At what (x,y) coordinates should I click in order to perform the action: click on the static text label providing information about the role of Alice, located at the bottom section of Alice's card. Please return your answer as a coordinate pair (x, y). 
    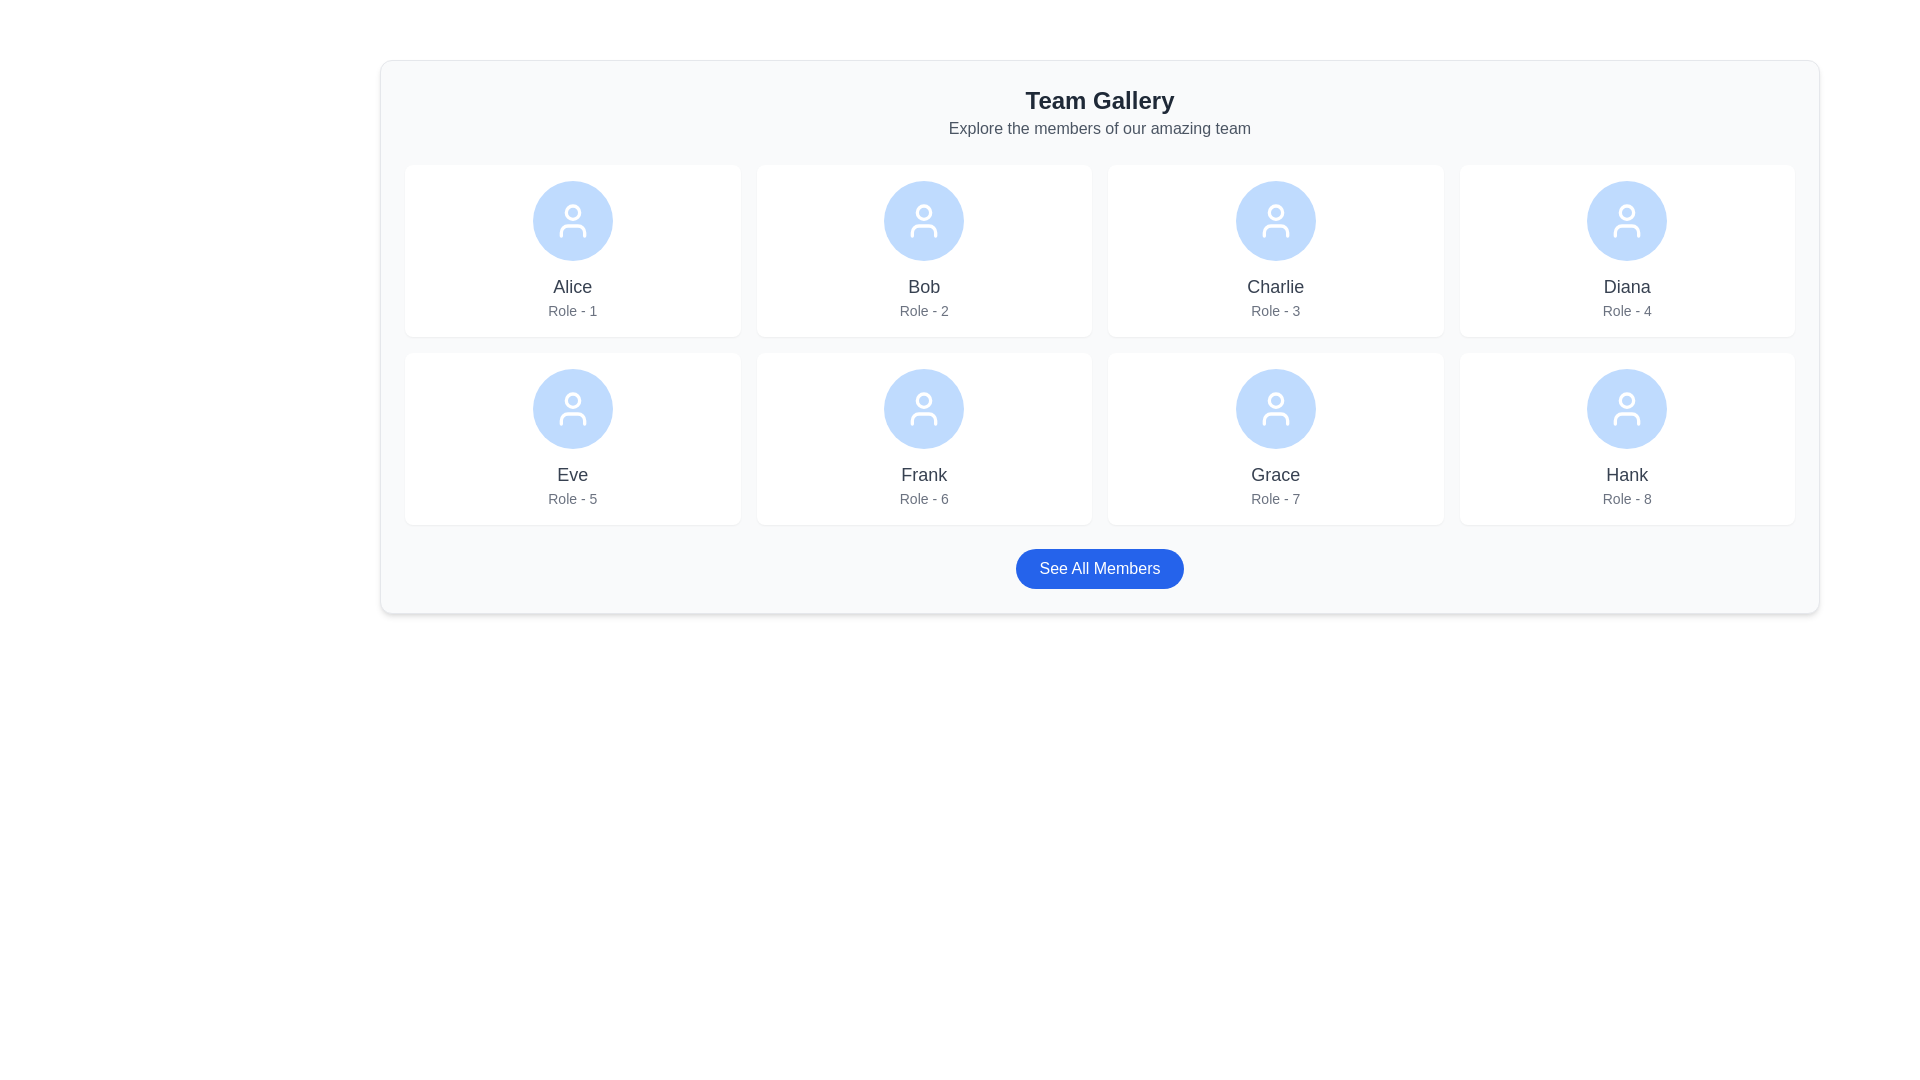
    Looking at the image, I should click on (571, 311).